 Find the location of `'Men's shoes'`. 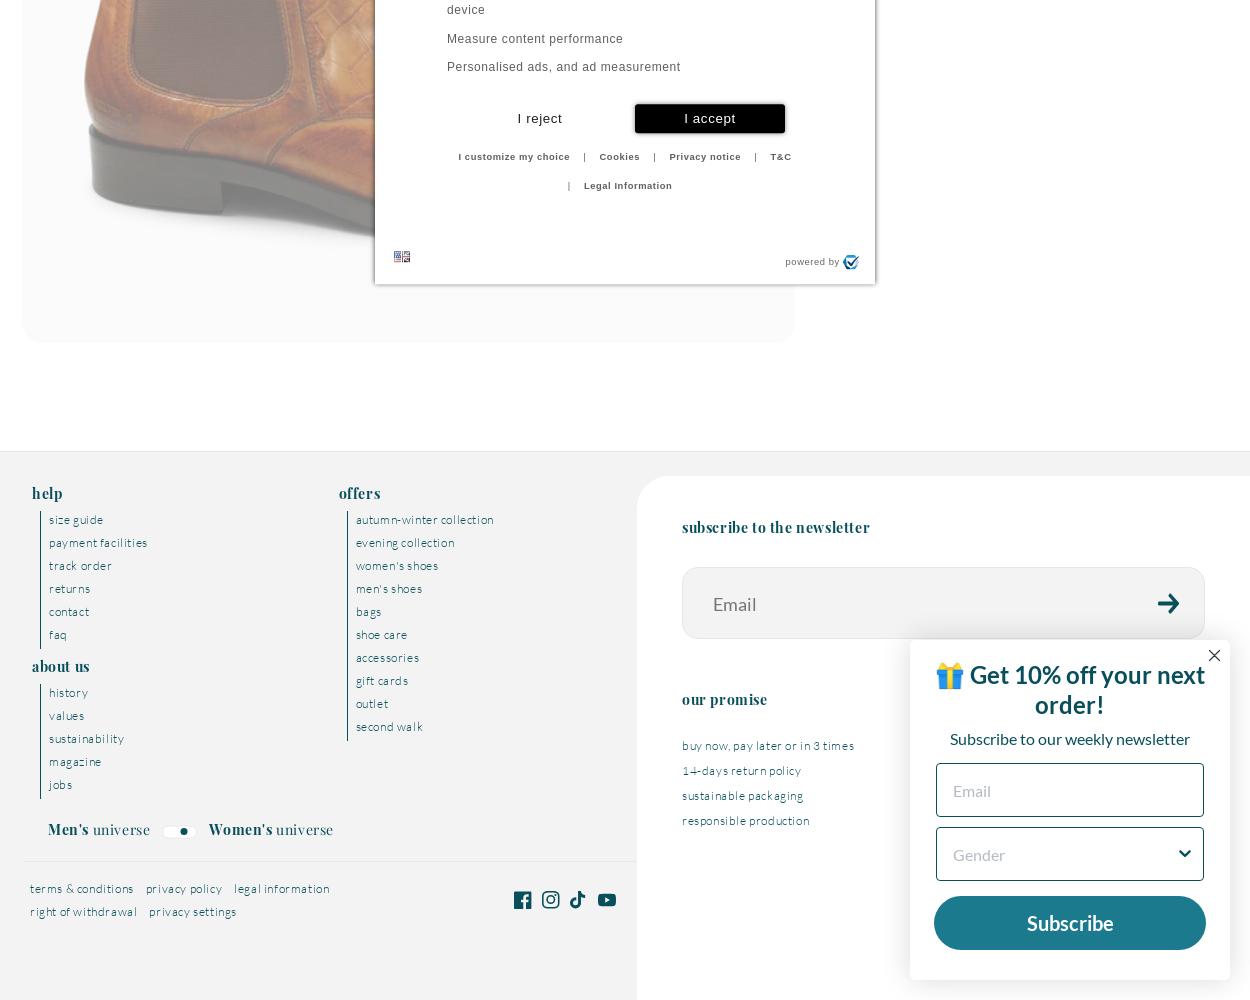

'Men's shoes' is located at coordinates (353, 587).